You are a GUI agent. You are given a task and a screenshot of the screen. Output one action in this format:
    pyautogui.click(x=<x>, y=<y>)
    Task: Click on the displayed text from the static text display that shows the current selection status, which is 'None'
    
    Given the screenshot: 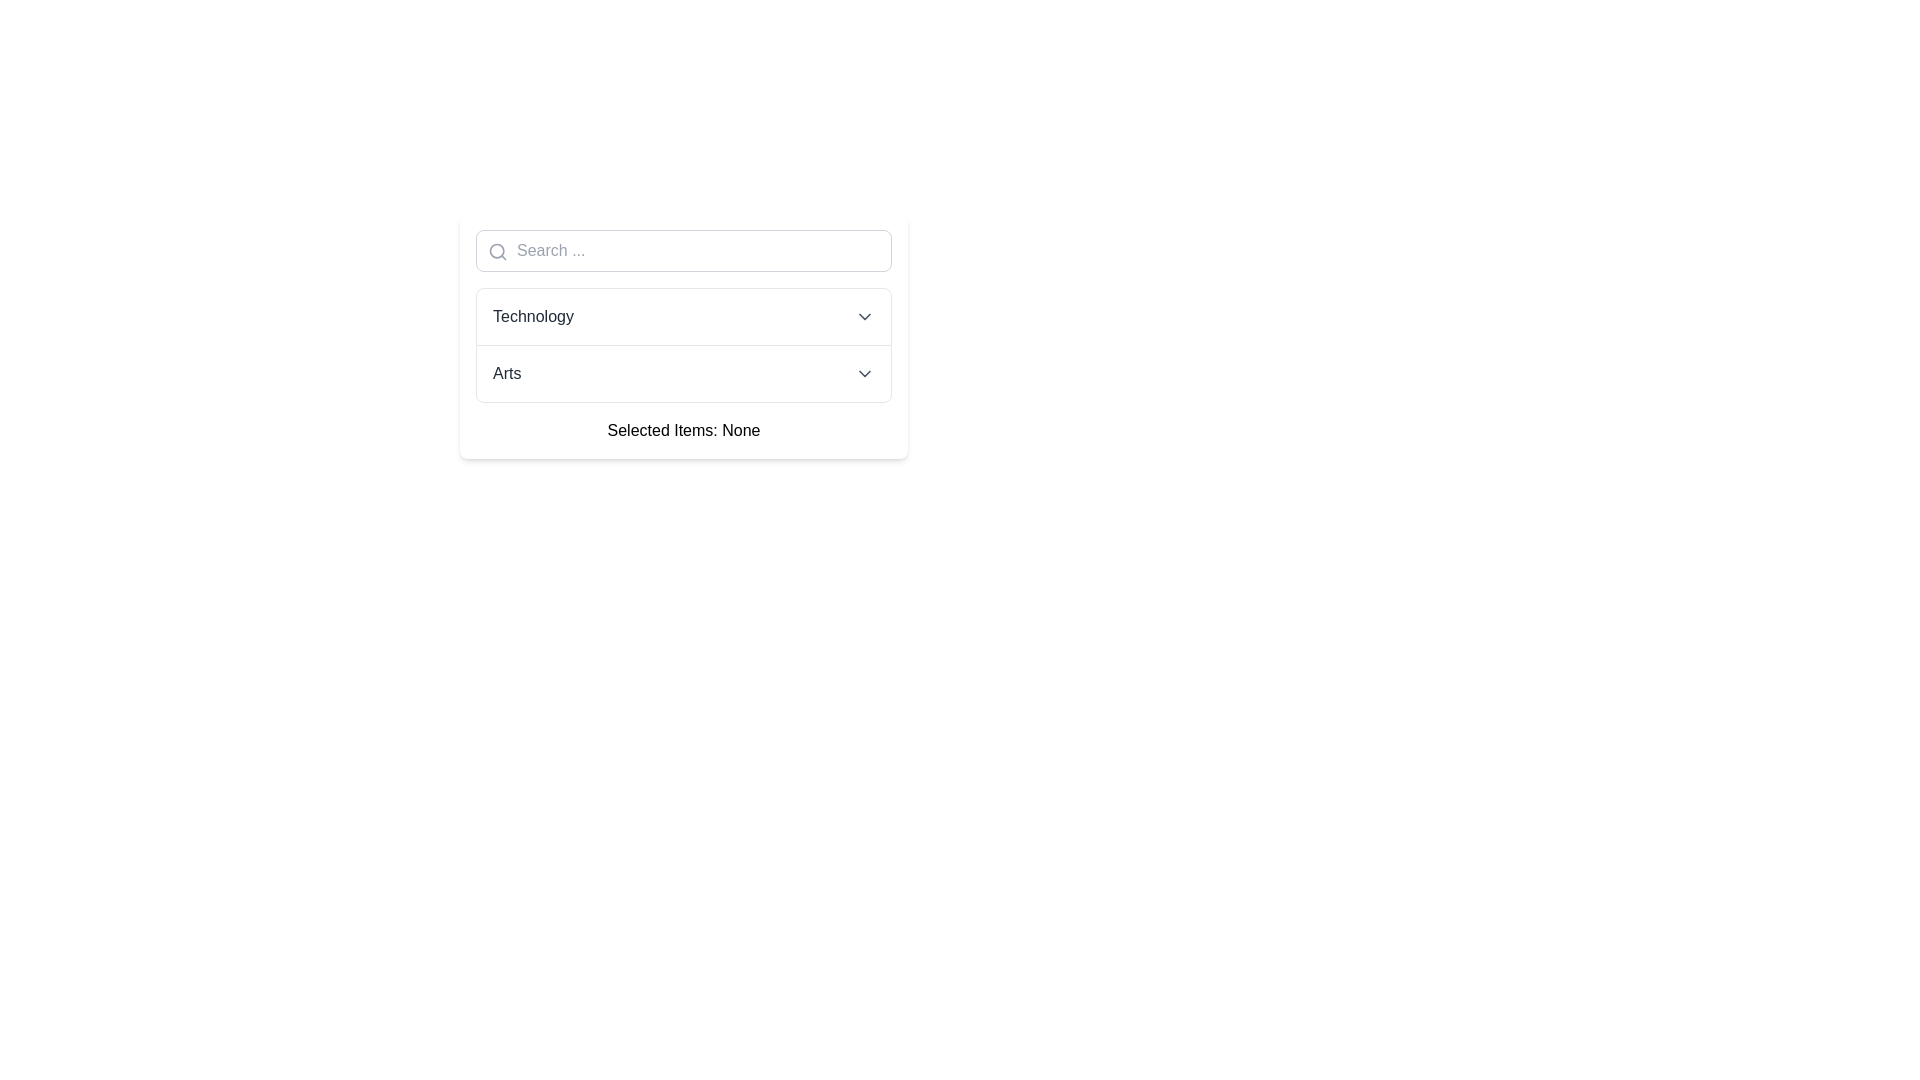 What is the action you would take?
    pyautogui.click(x=684, y=430)
    